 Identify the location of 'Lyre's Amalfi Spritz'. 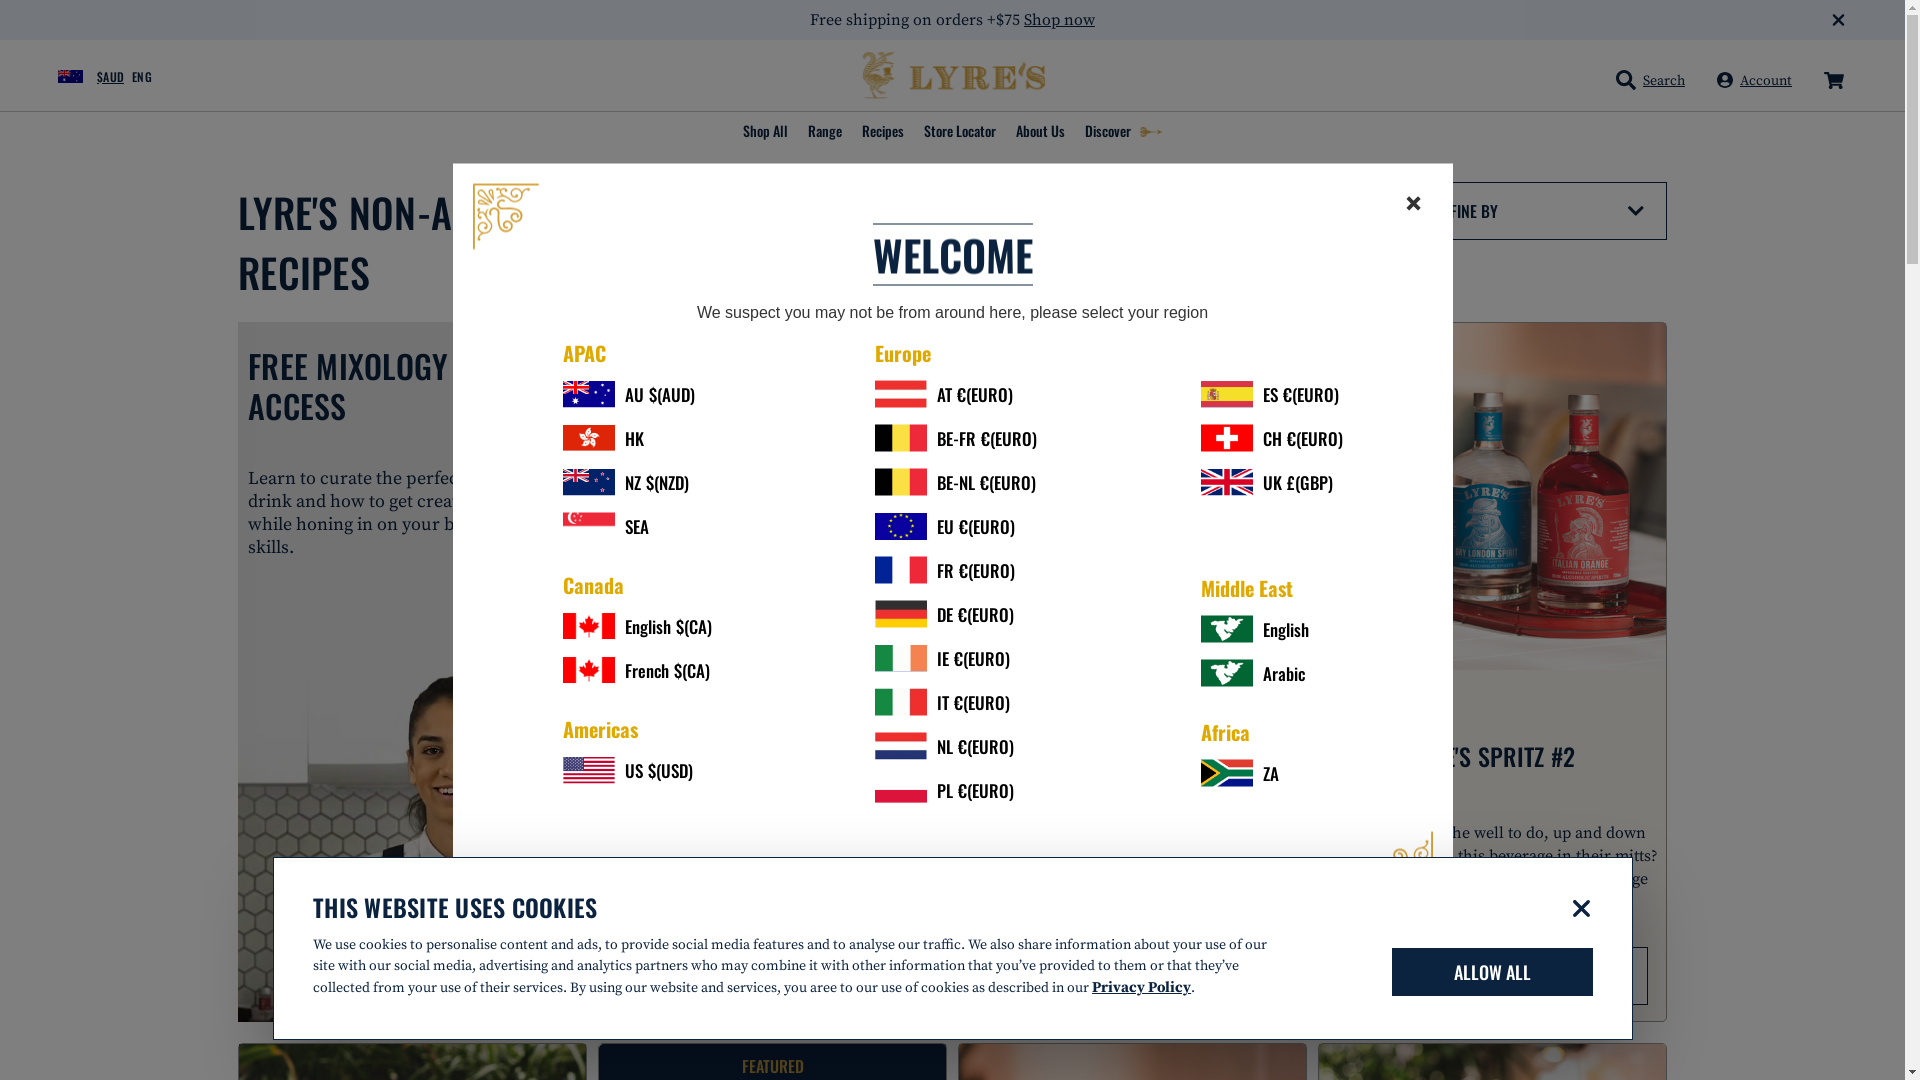
(1132, 495).